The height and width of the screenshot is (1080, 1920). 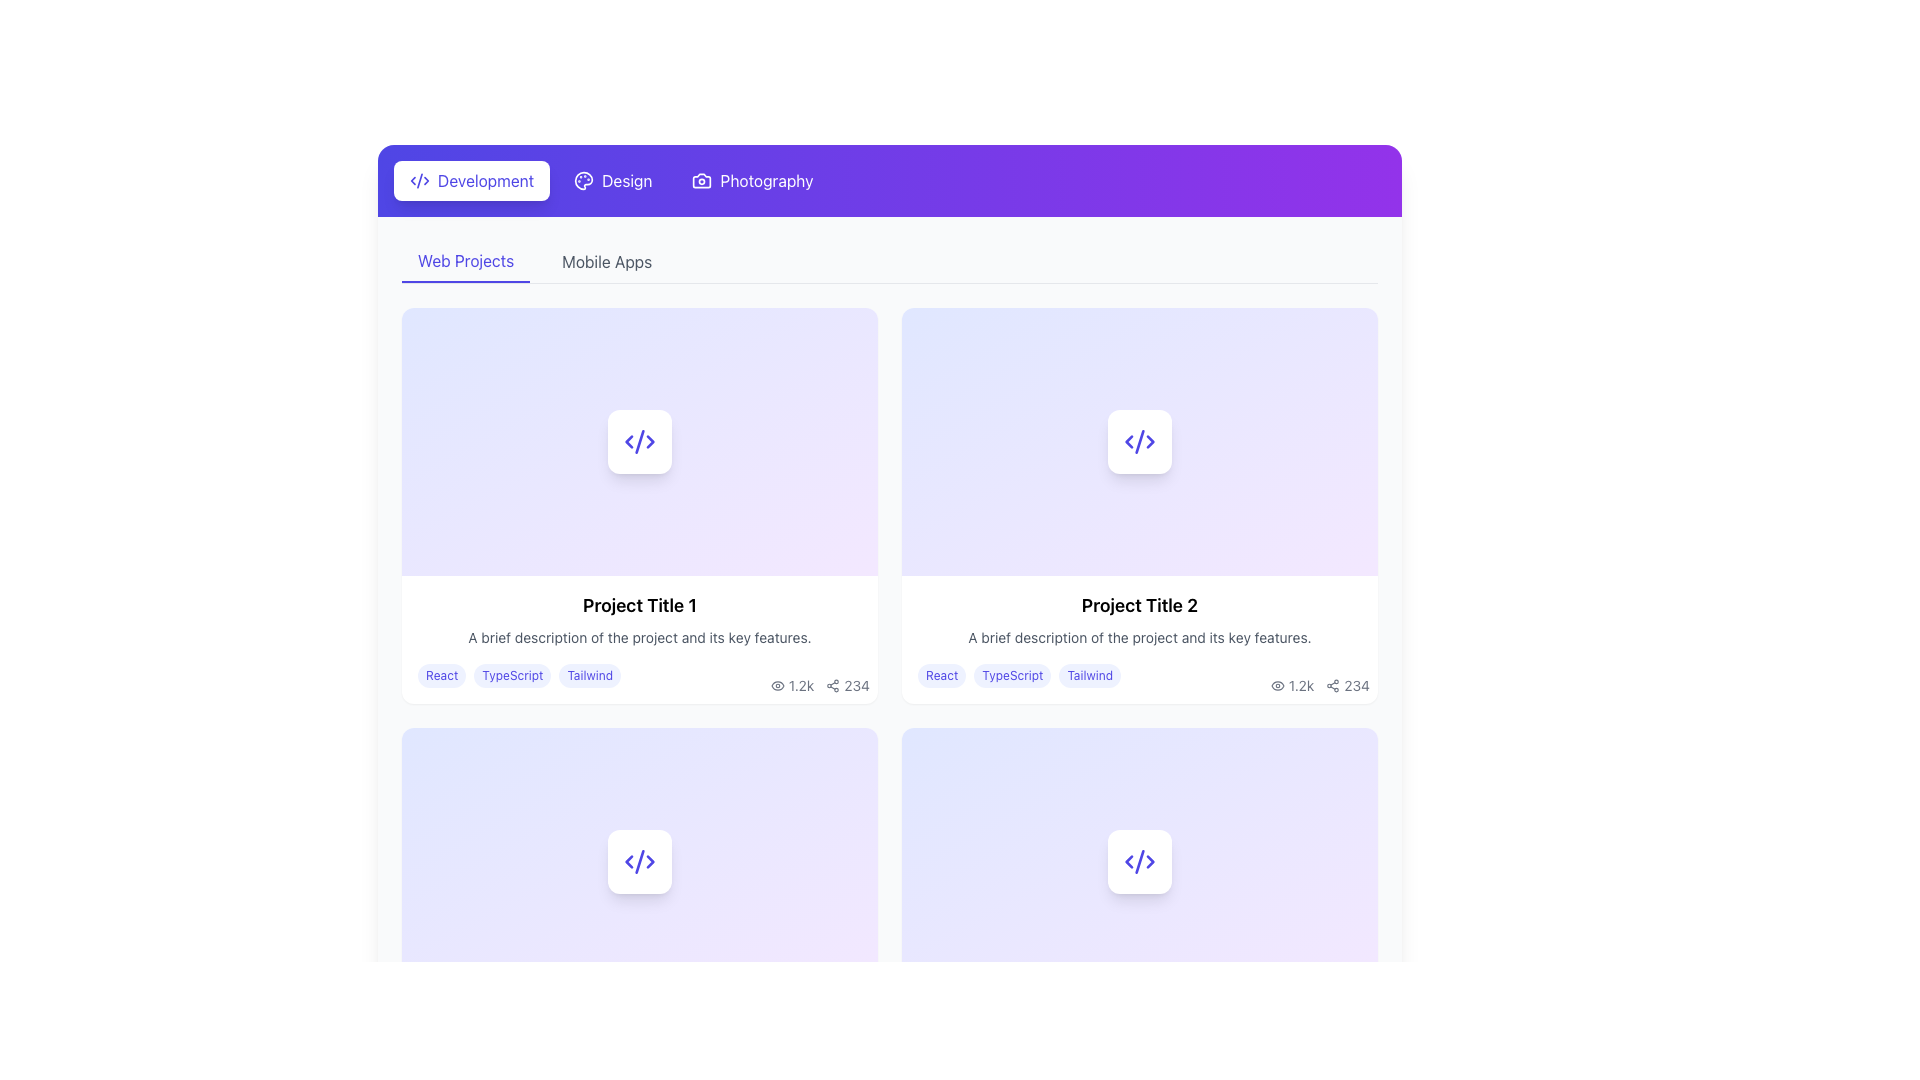 What do you see at coordinates (702, 181) in the screenshot?
I see `the third SVG icon in the navigation bar, which represents the 'Photography' section` at bounding box center [702, 181].